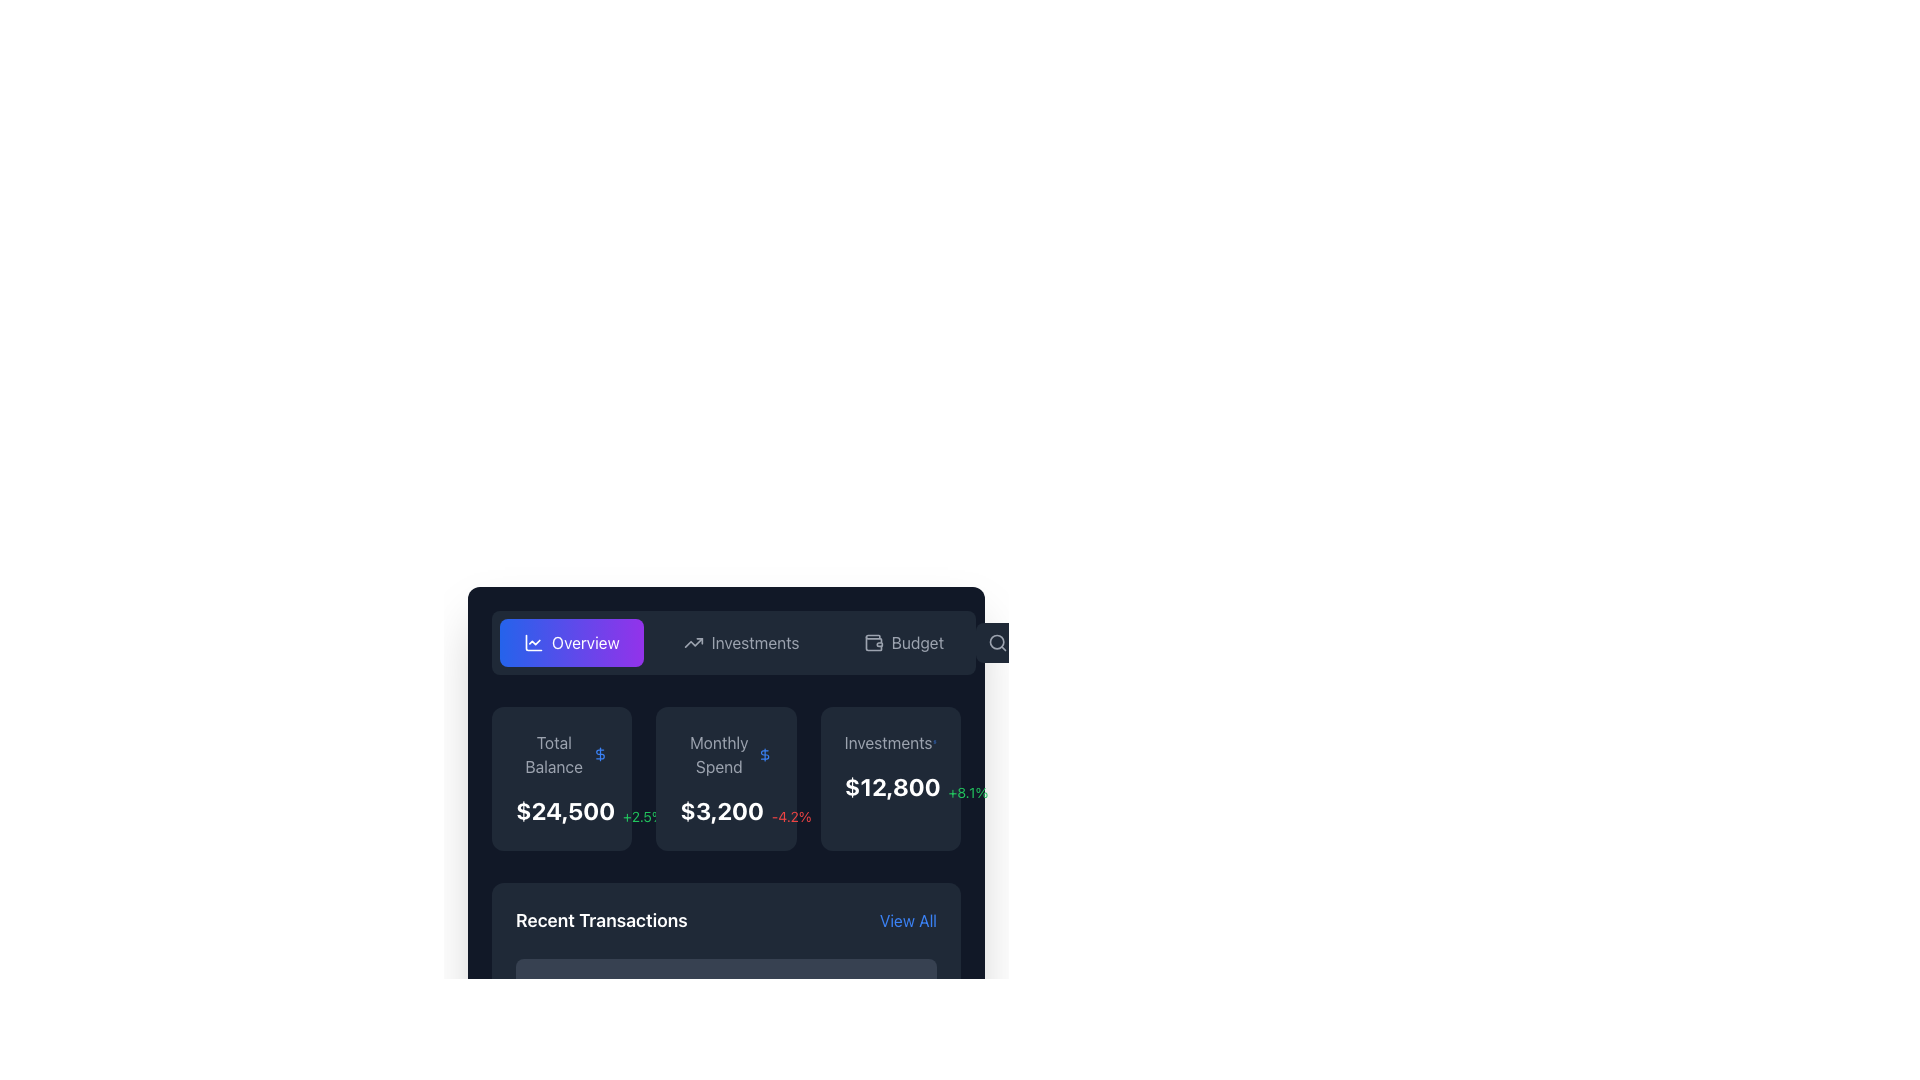 The image size is (1920, 1080). What do you see at coordinates (721, 810) in the screenshot?
I see `Text Label that displays the current monthly spending value, located slightly below the title 'Monthly Spend' and to the left of the smaller red text showing '-4.2%'` at bounding box center [721, 810].